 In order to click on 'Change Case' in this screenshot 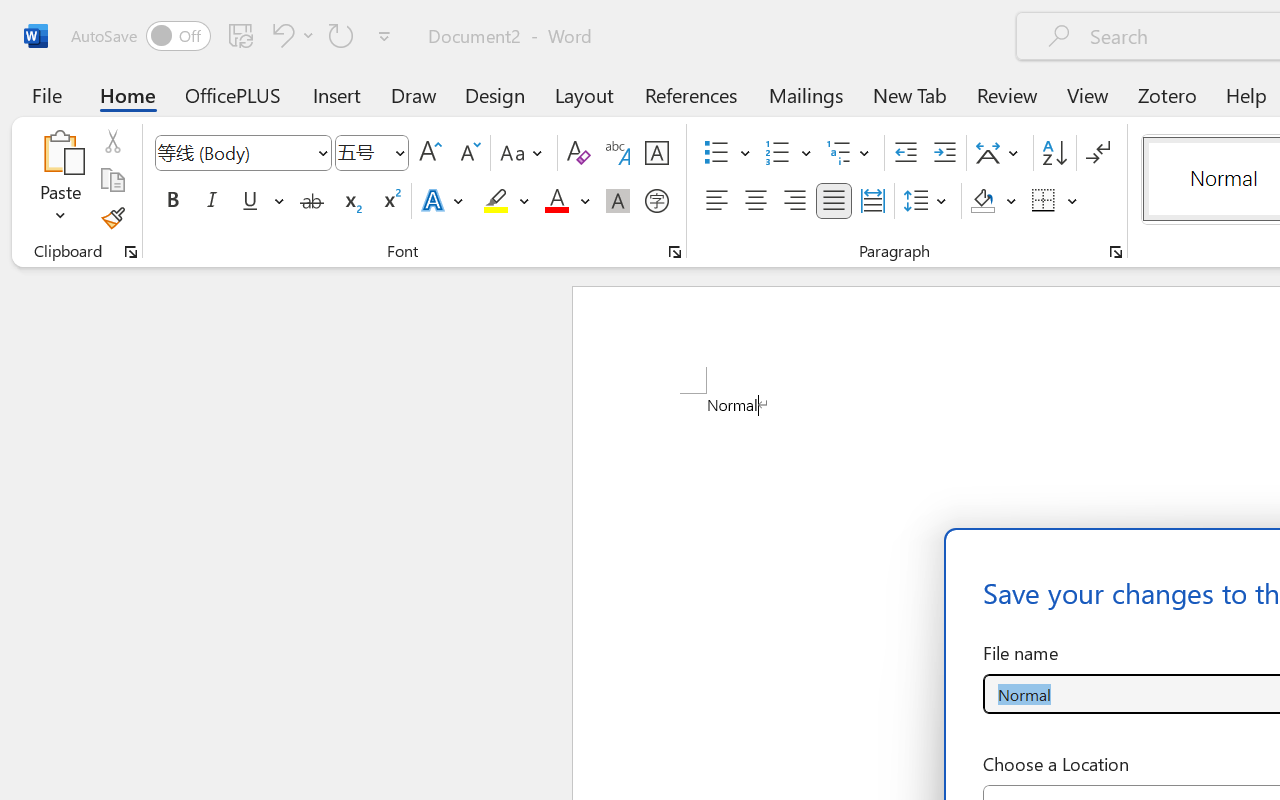, I will do `click(524, 153)`.